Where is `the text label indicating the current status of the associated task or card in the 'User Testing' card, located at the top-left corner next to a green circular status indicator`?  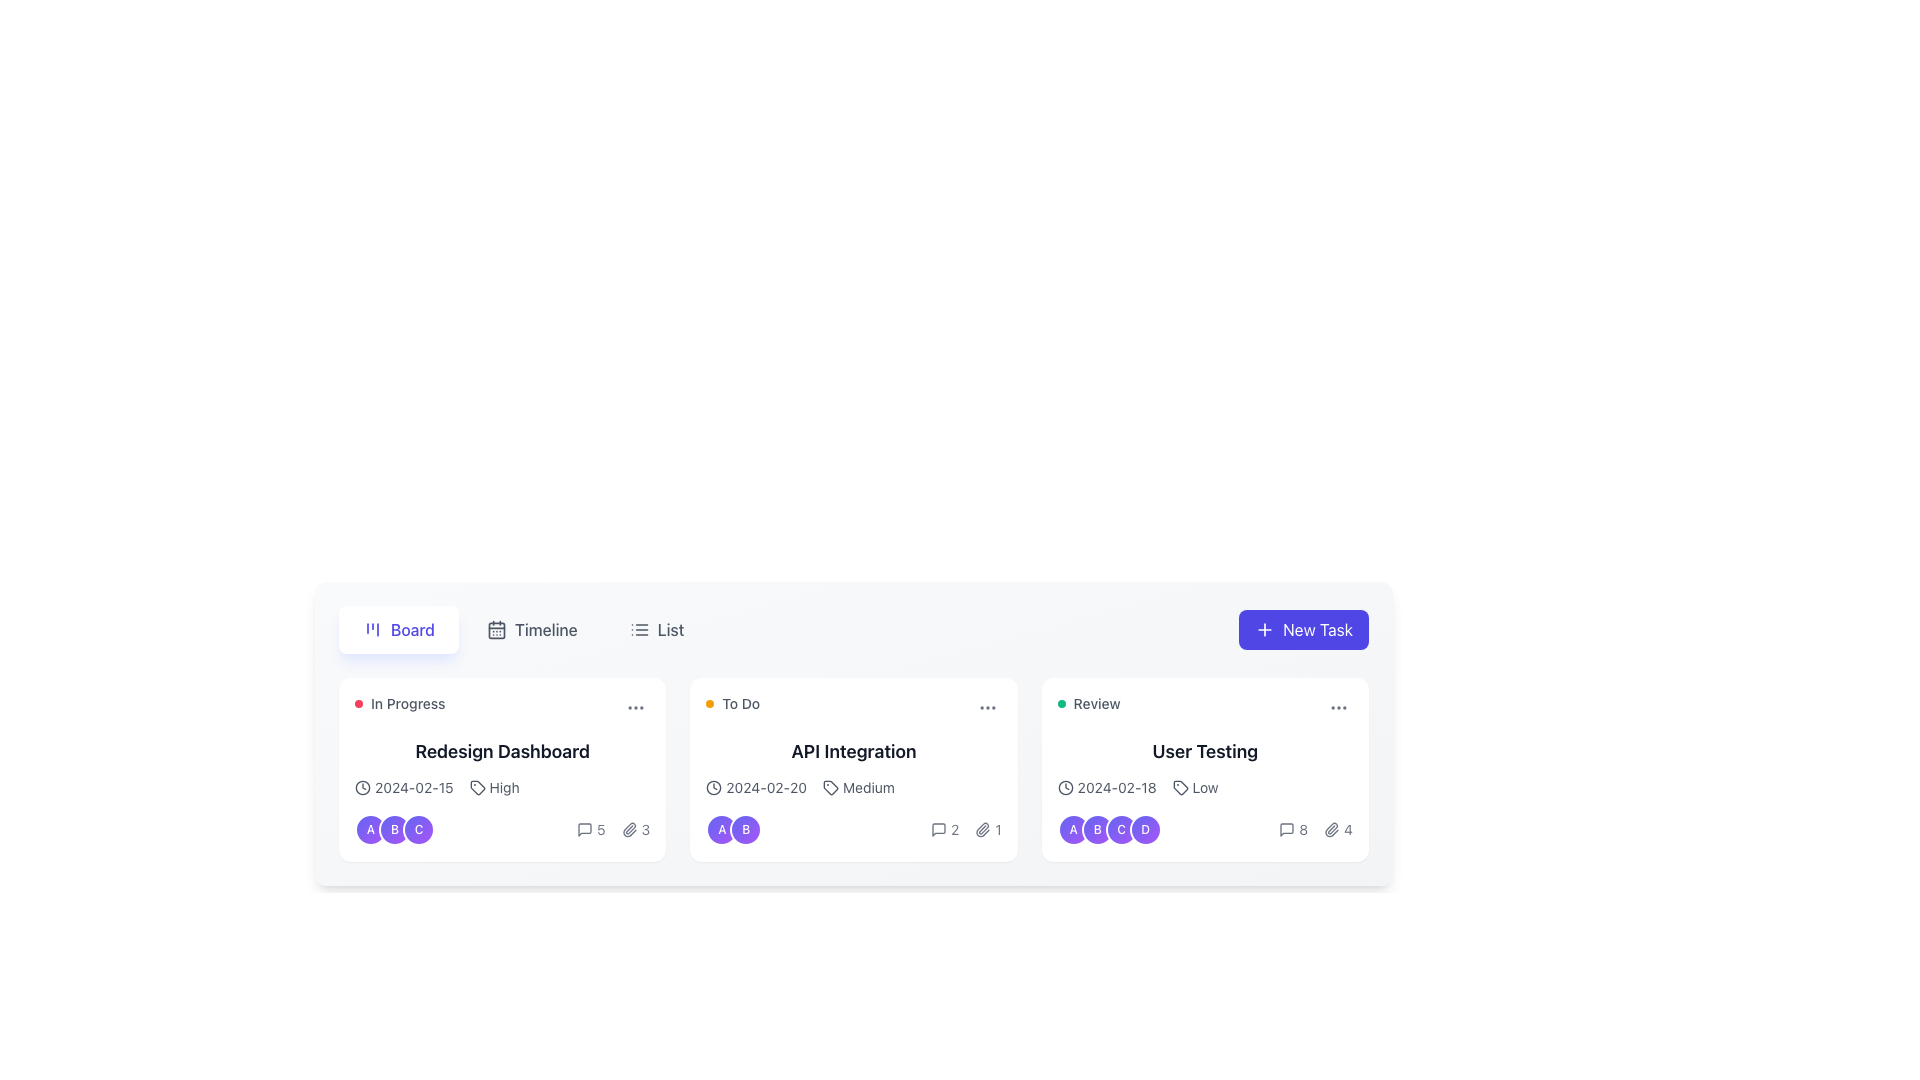
the text label indicating the current status of the associated task or card in the 'User Testing' card, located at the top-left corner next to a green circular status indicator is located at coordinates (1096, 703).